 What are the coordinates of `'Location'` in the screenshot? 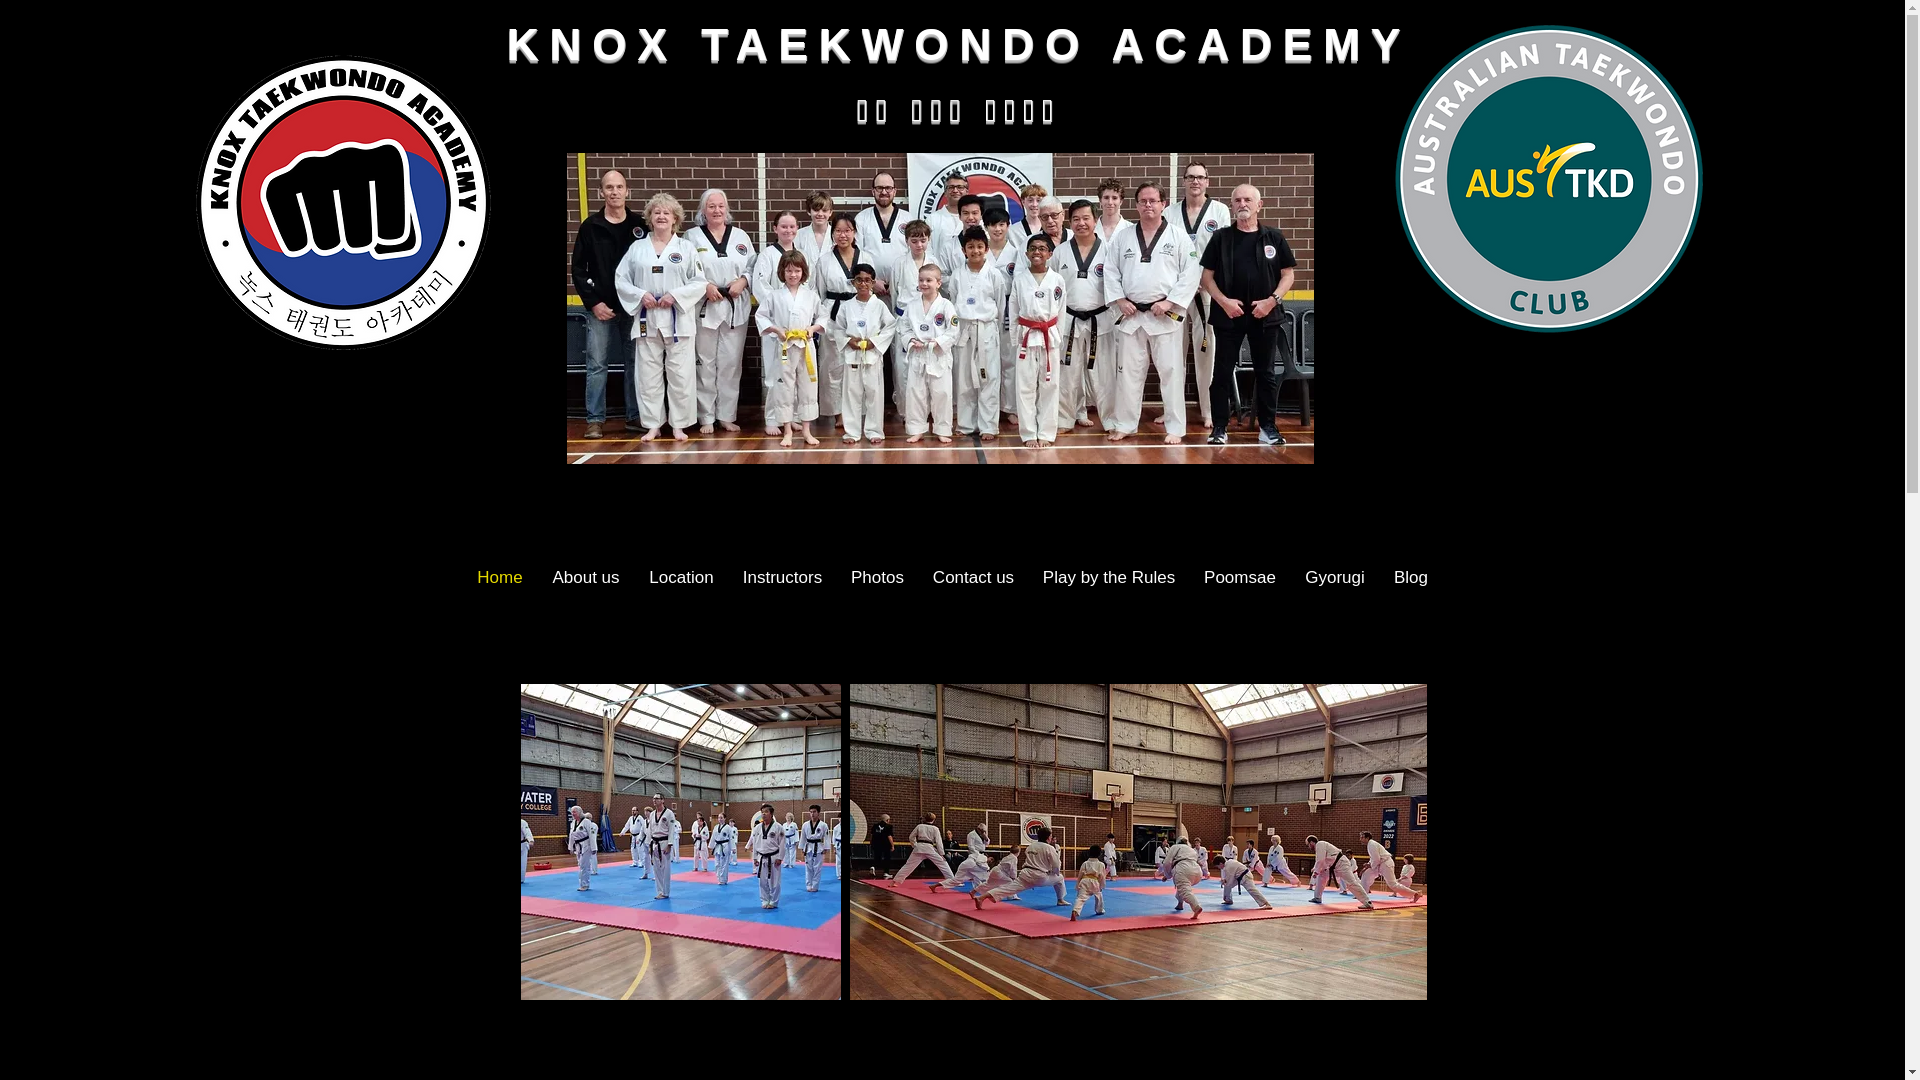 It's located at (632, 578).